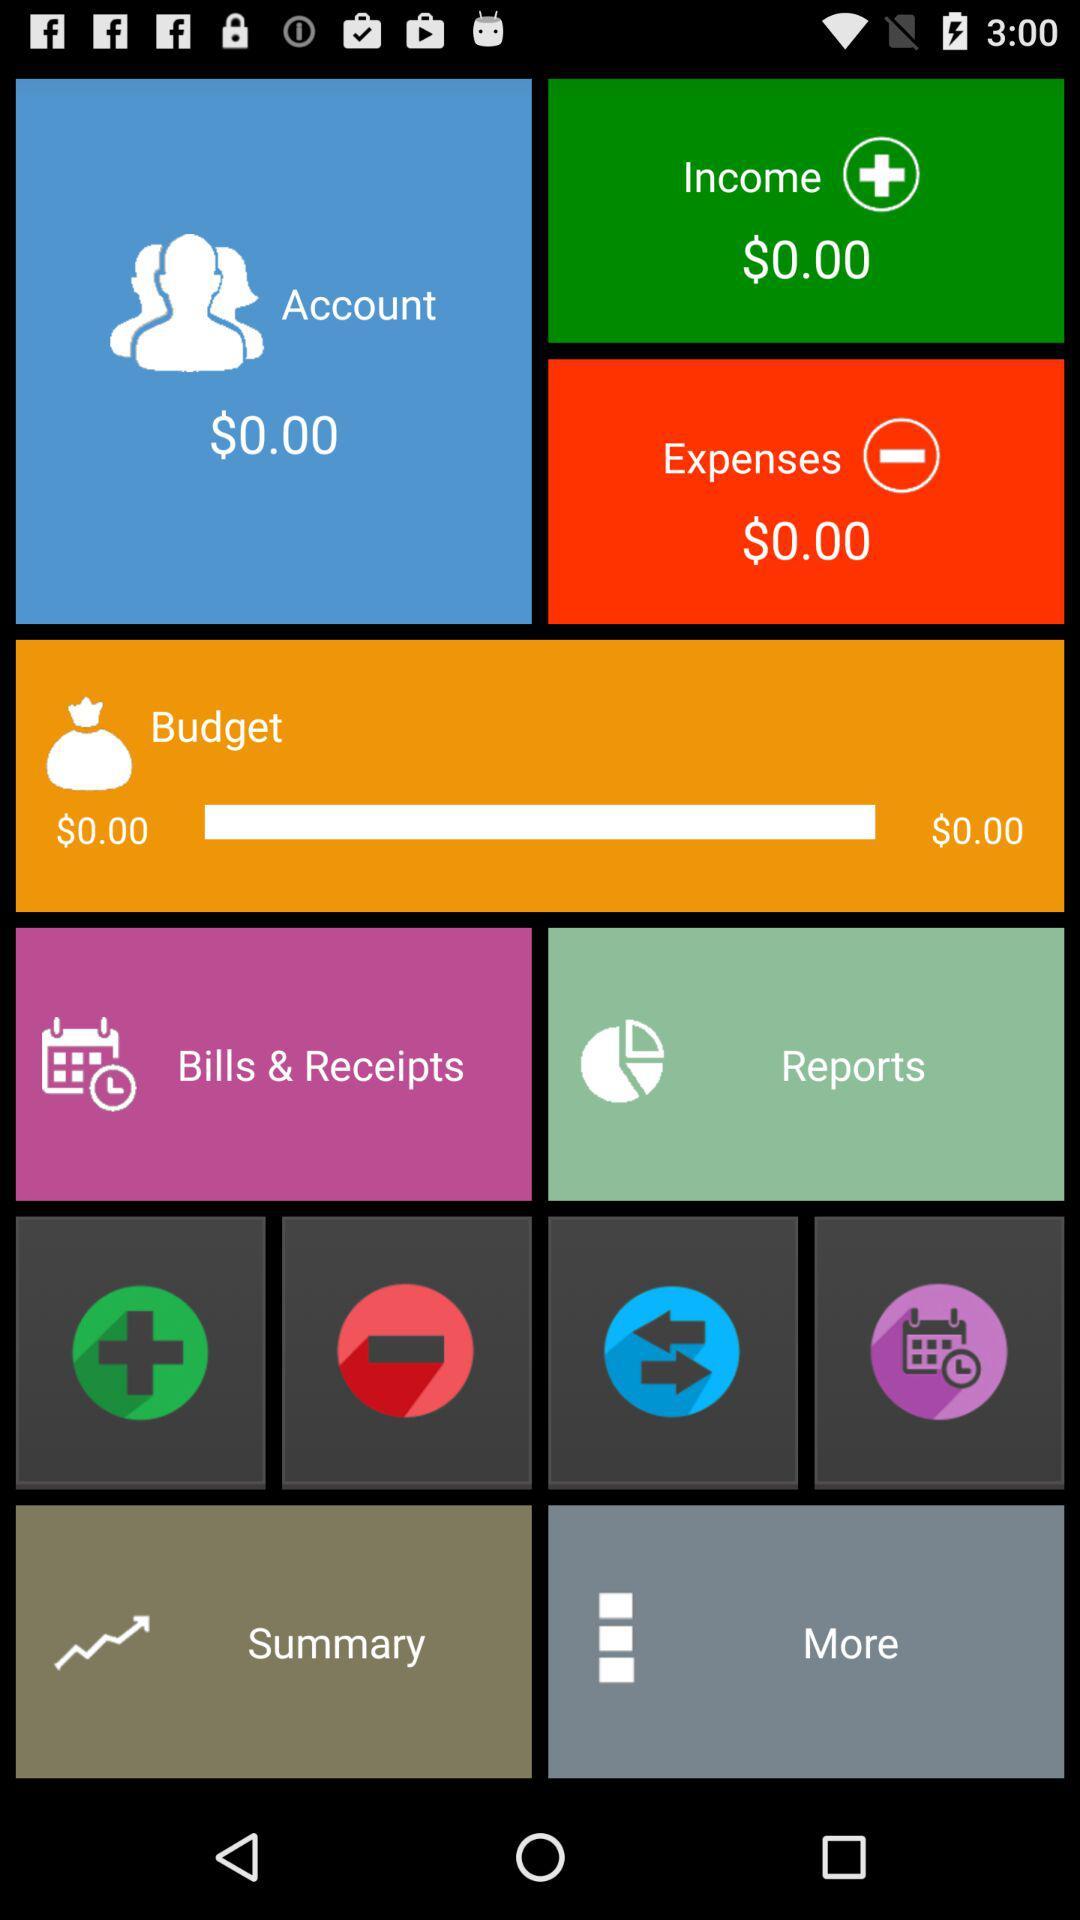 The height and width of the screenshot is (1920, 1080). I want to click on bills & receipts, so click(273, 1063).